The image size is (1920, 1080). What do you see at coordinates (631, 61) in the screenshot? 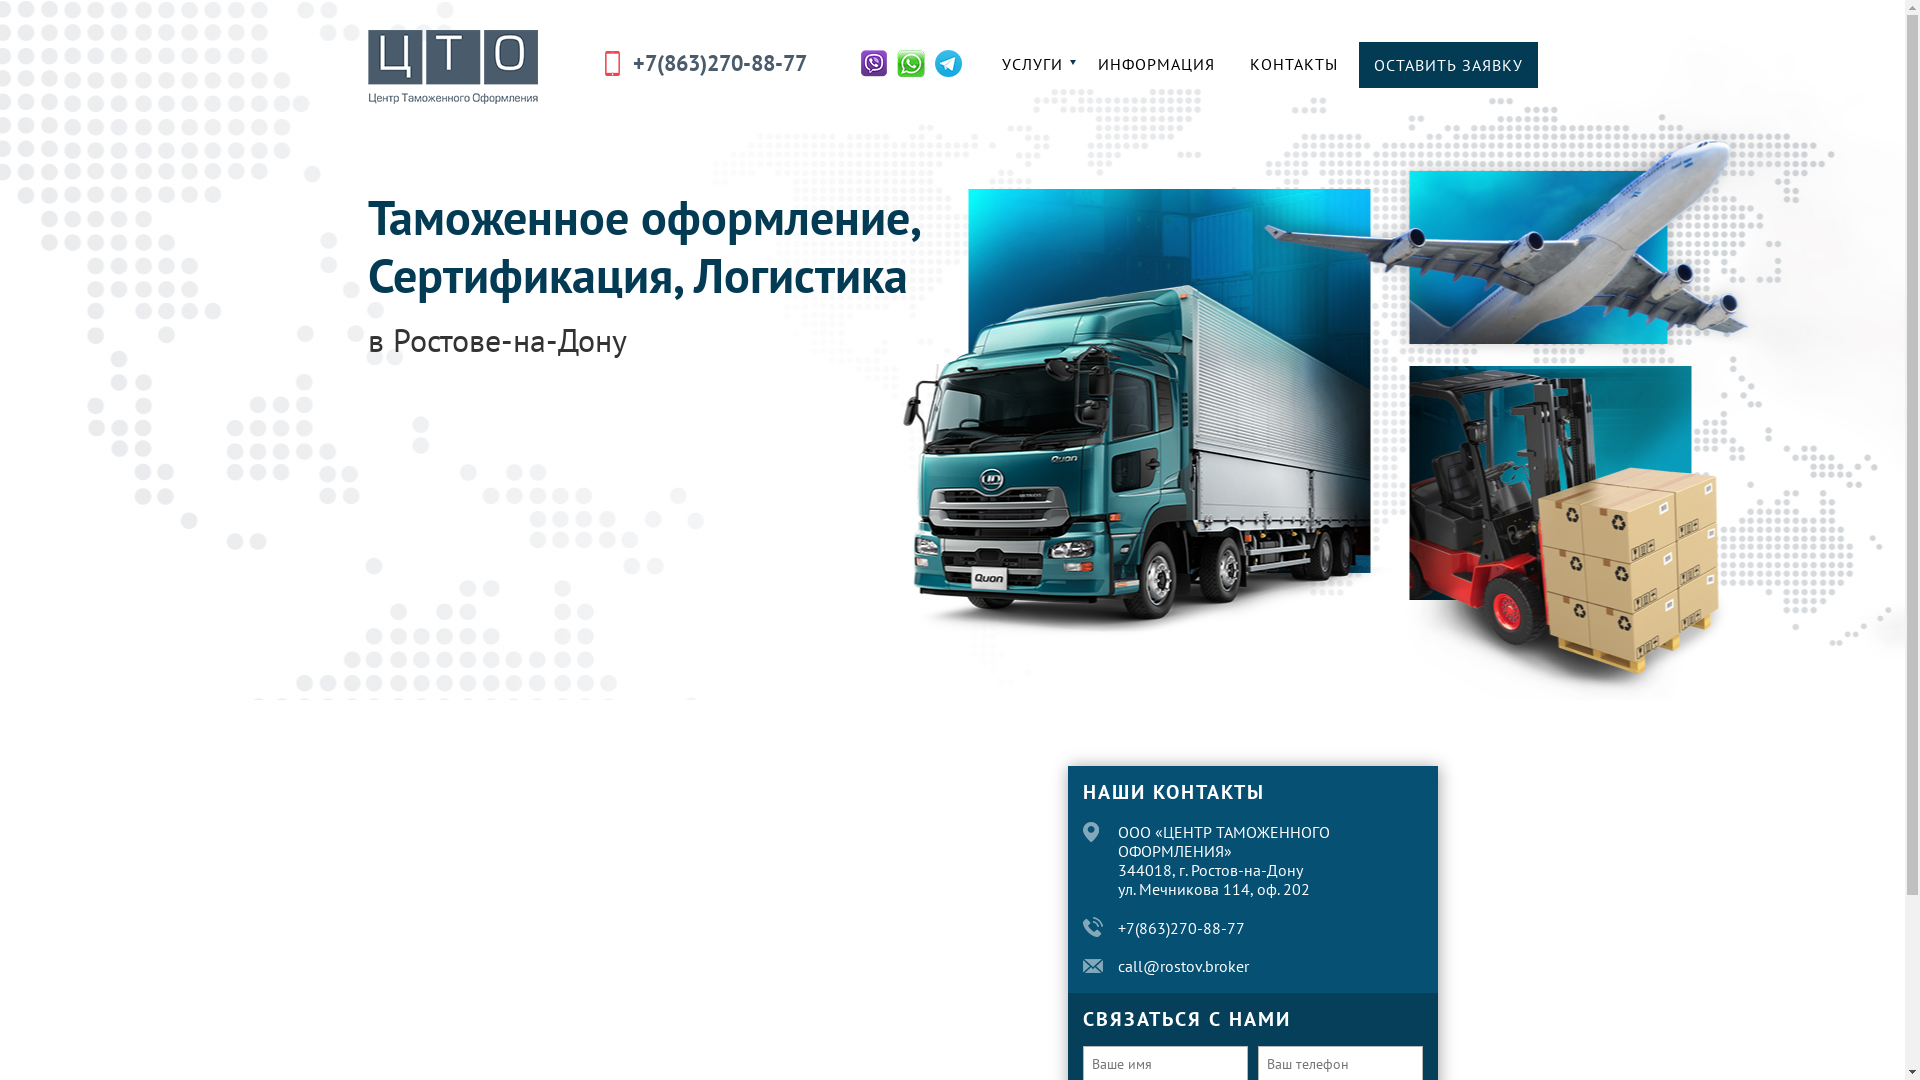
I see `'+7(863)270-88-77'` at bounding box center [631, 61].